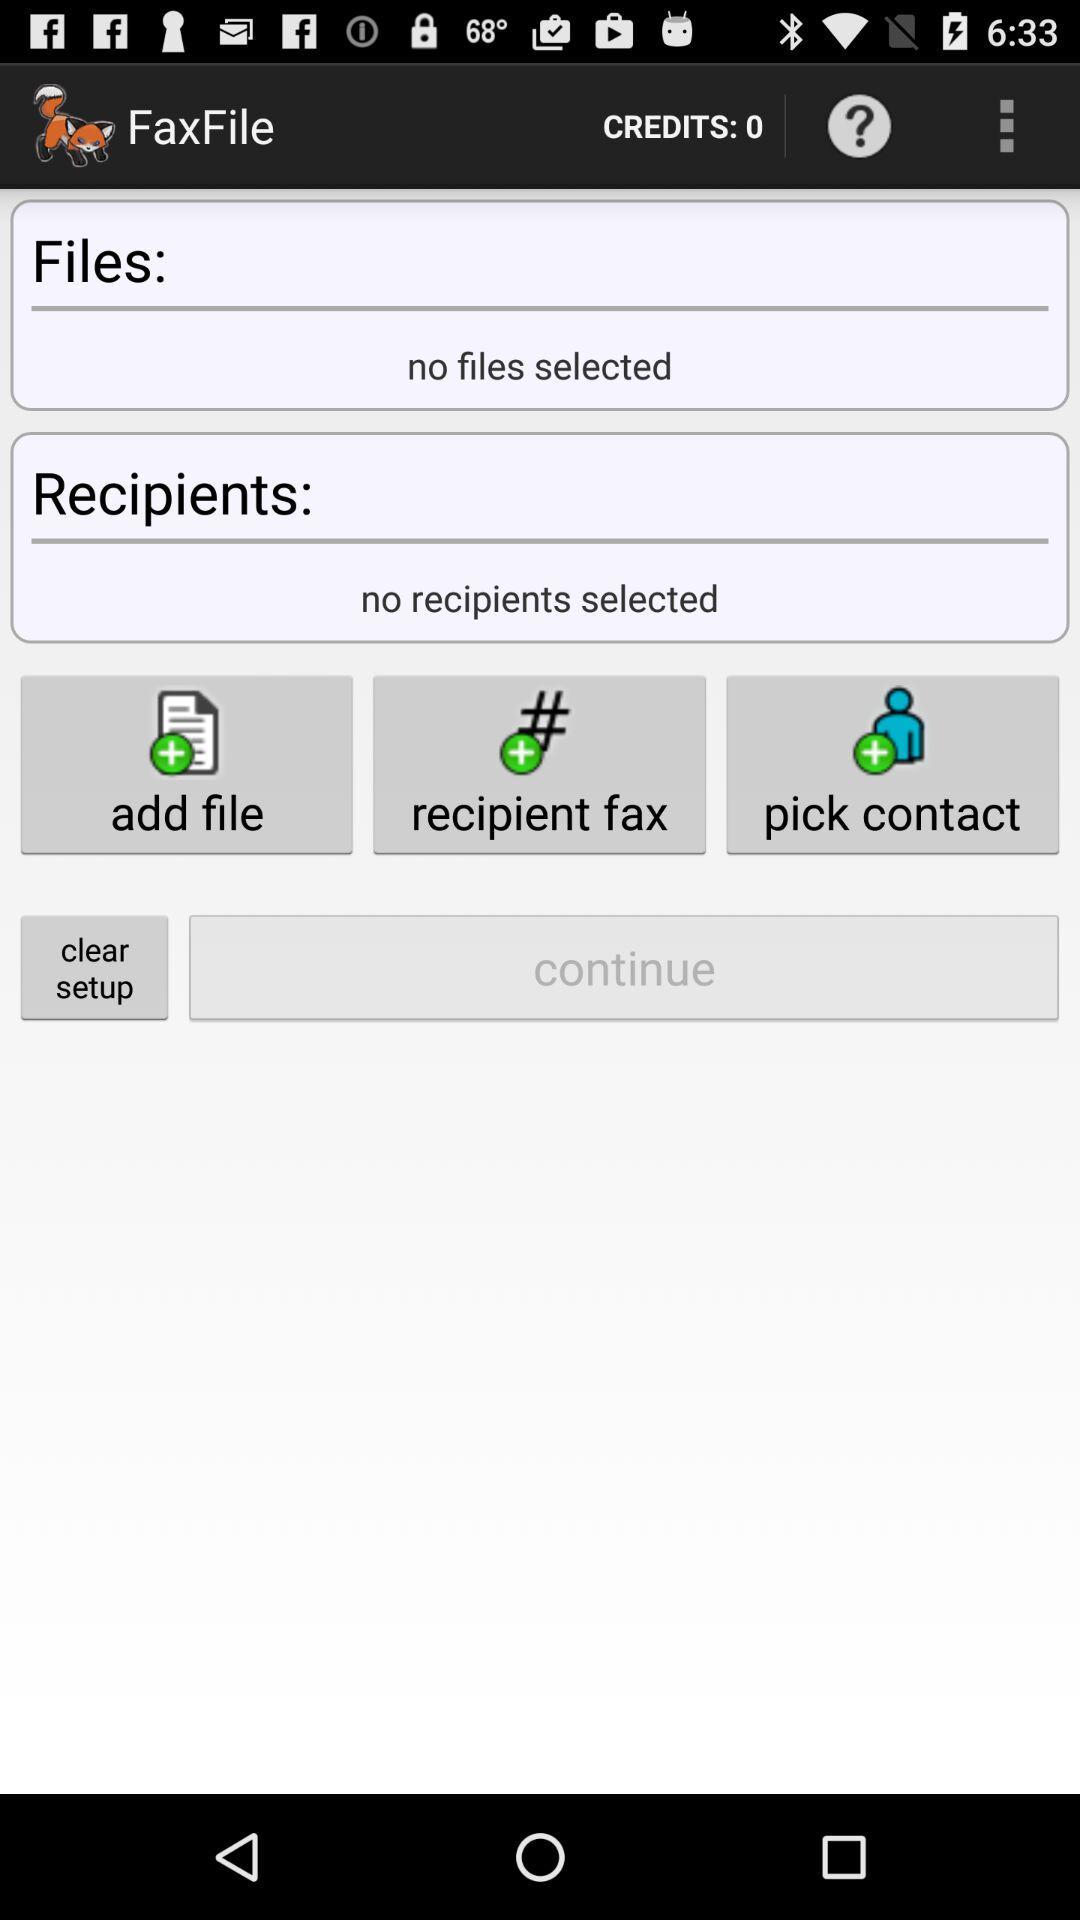 This screenshot has width=1080, height=1920. Describe the element at coordinates (538, 763) in the screenshot. I see `button above the continue item` at that location.